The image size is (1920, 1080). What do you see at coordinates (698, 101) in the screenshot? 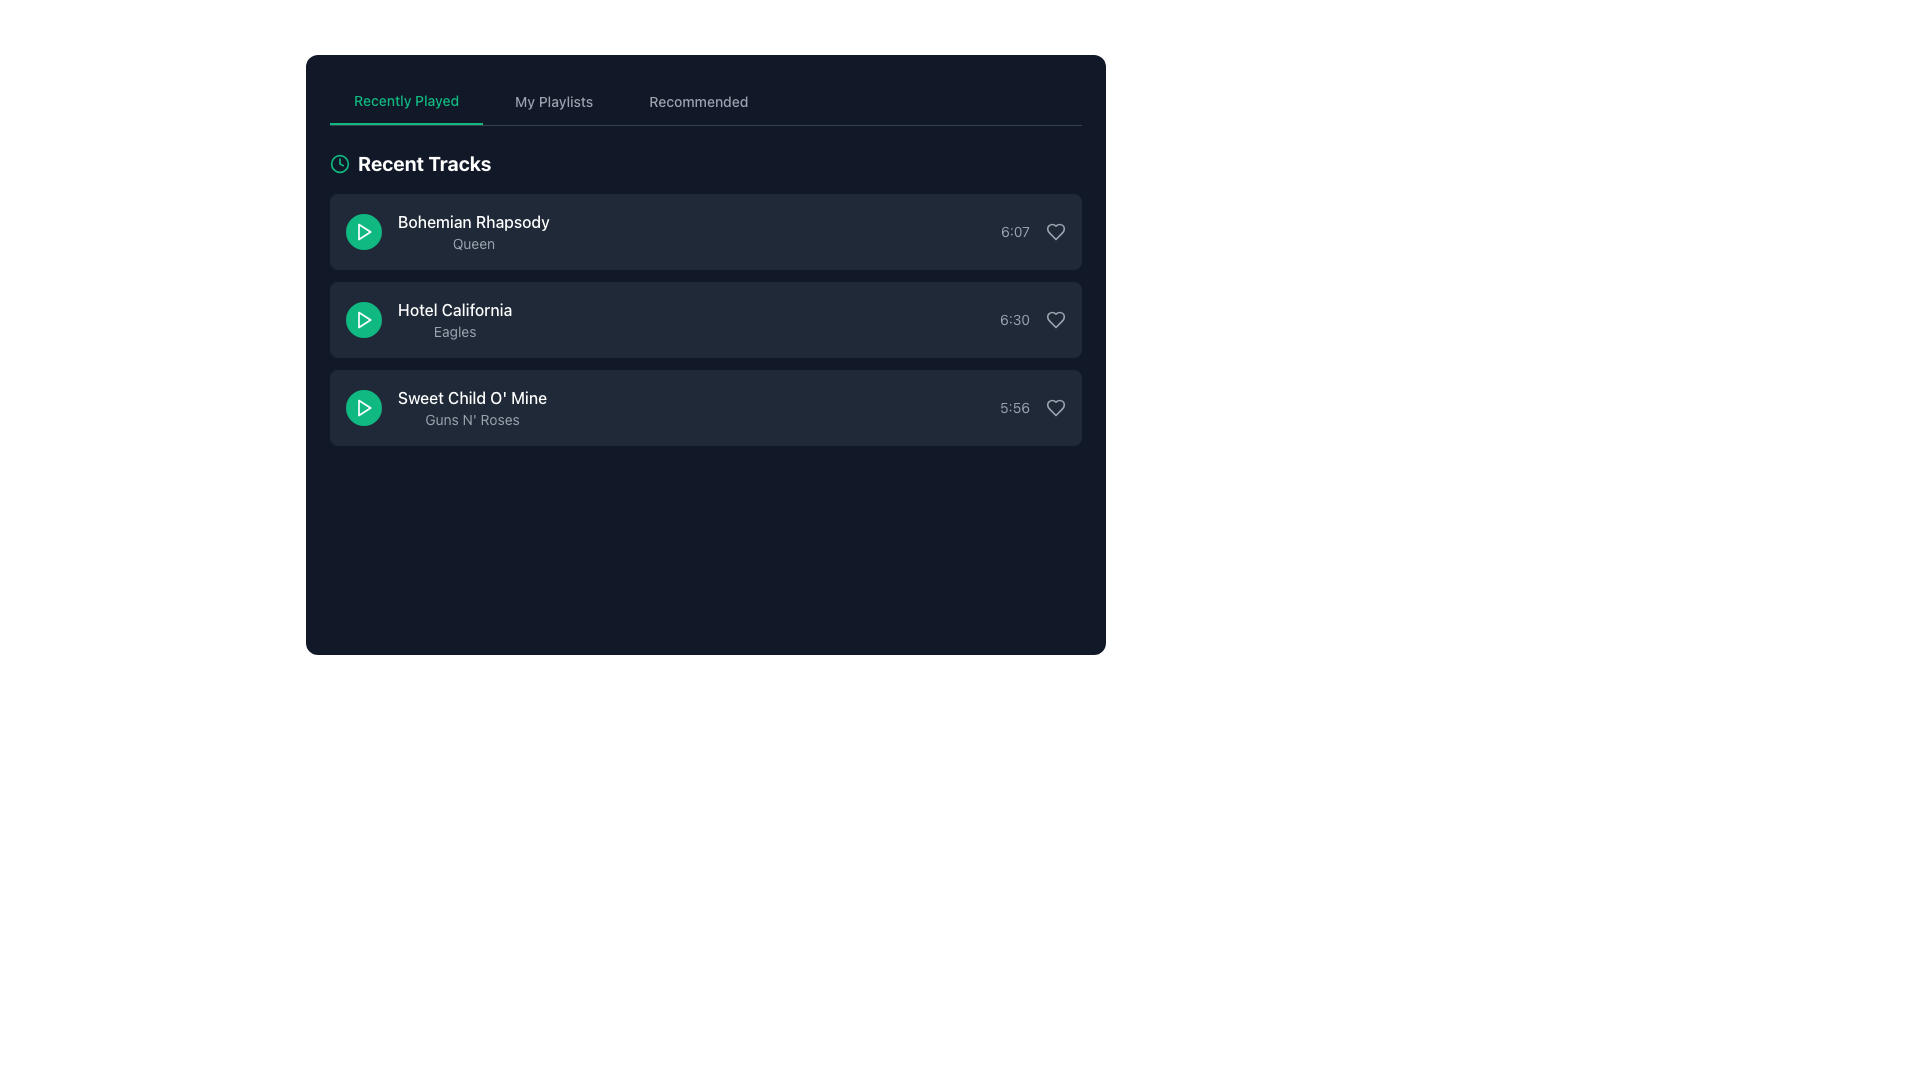
I see `the 'Recommended' button located in the navigational bar` at bounding box center [698, 101].